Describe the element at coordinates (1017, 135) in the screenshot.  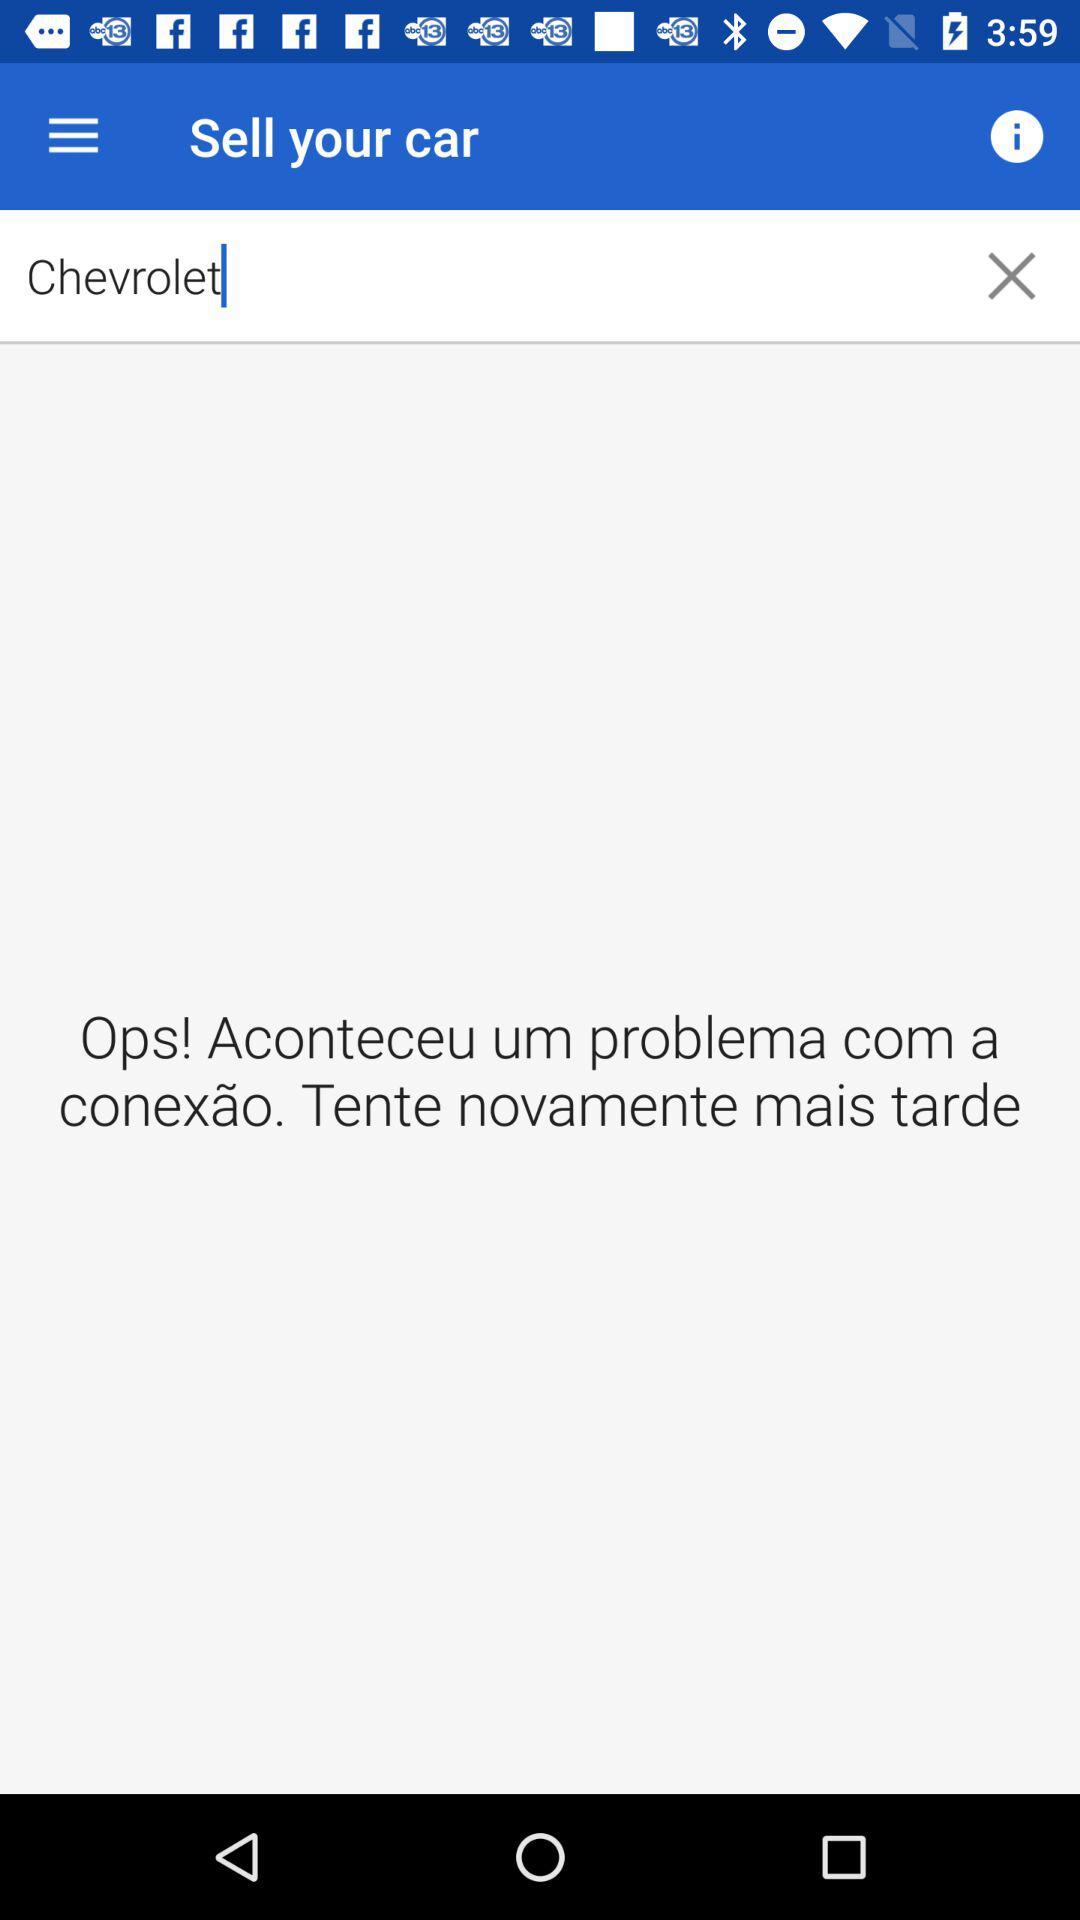
I see `item to the right of the chevrolet icon` at that location.